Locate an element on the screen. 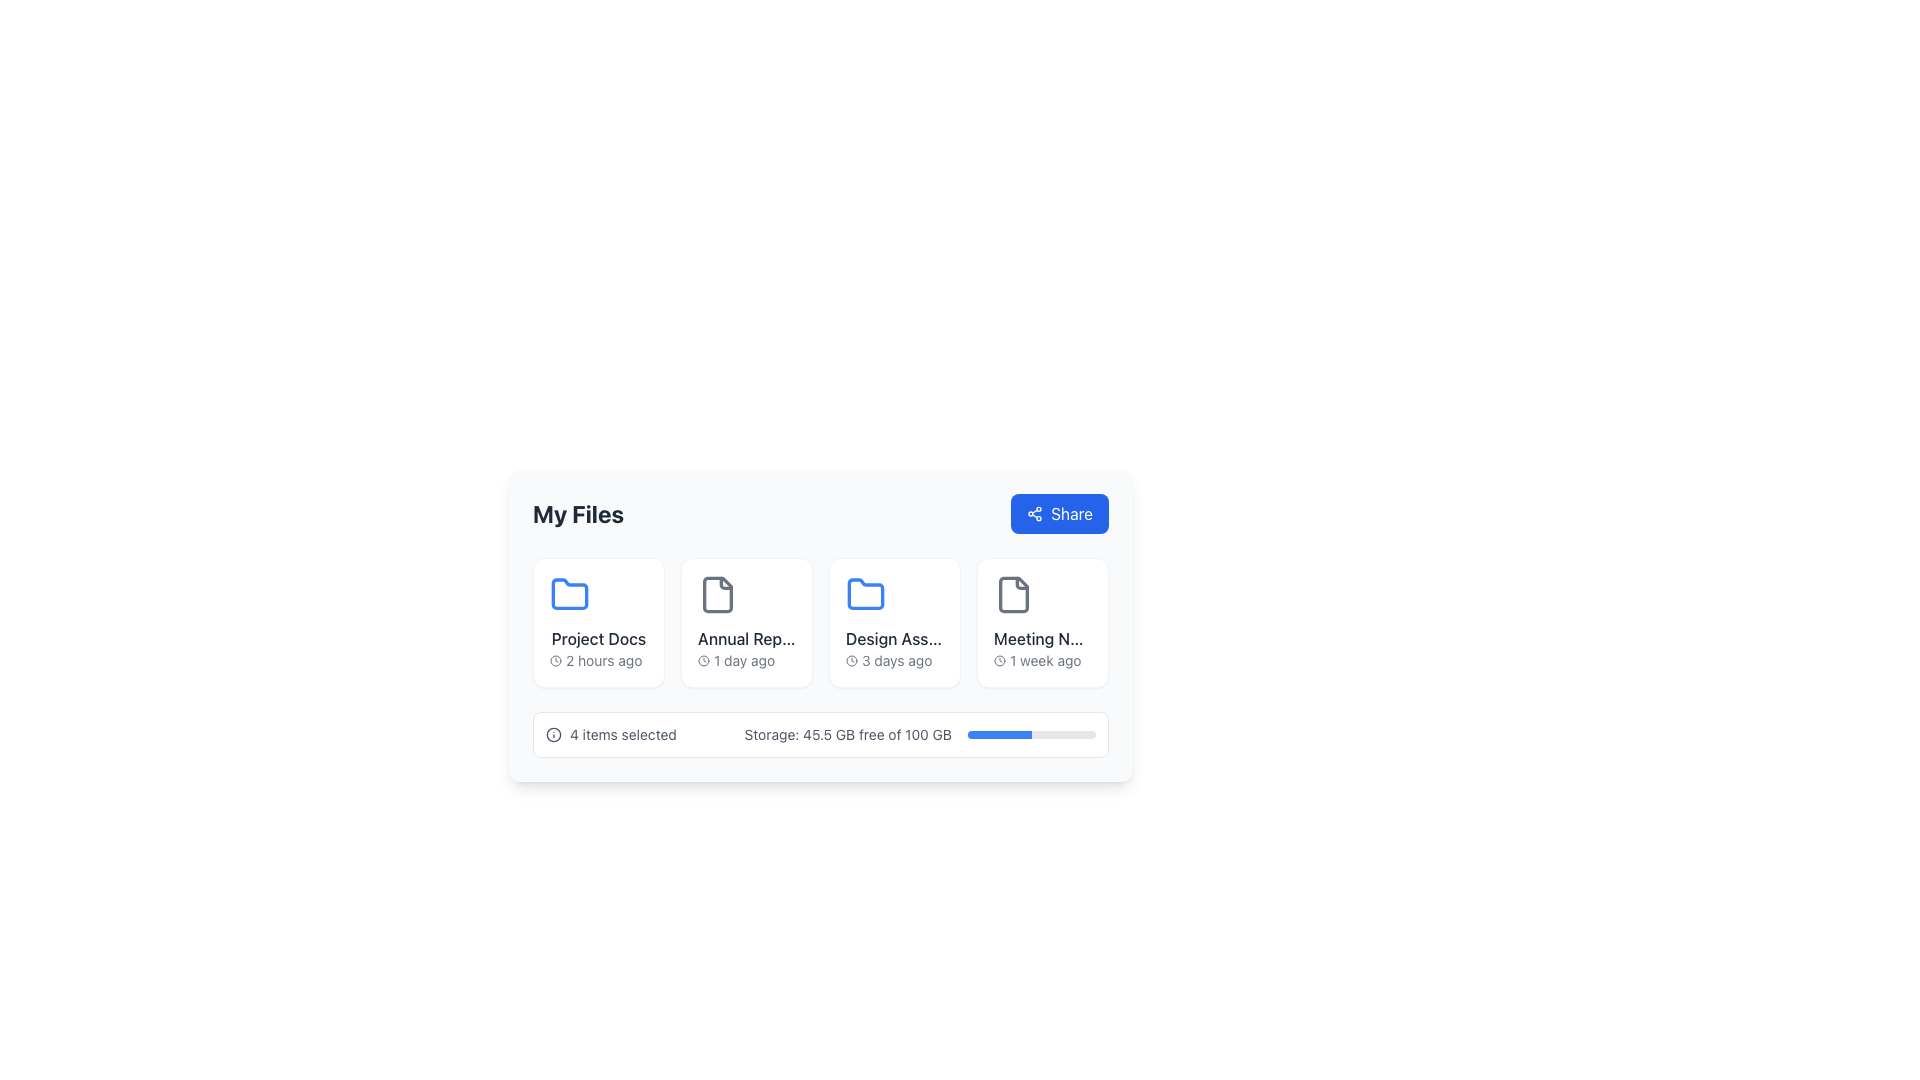 The image size is (1920, 1080). the circular component of the clock icon, which is centrally located within the icon near the 'Annual Report' file's timestamp of '1 day ago' is located at coordinates (704, 660).